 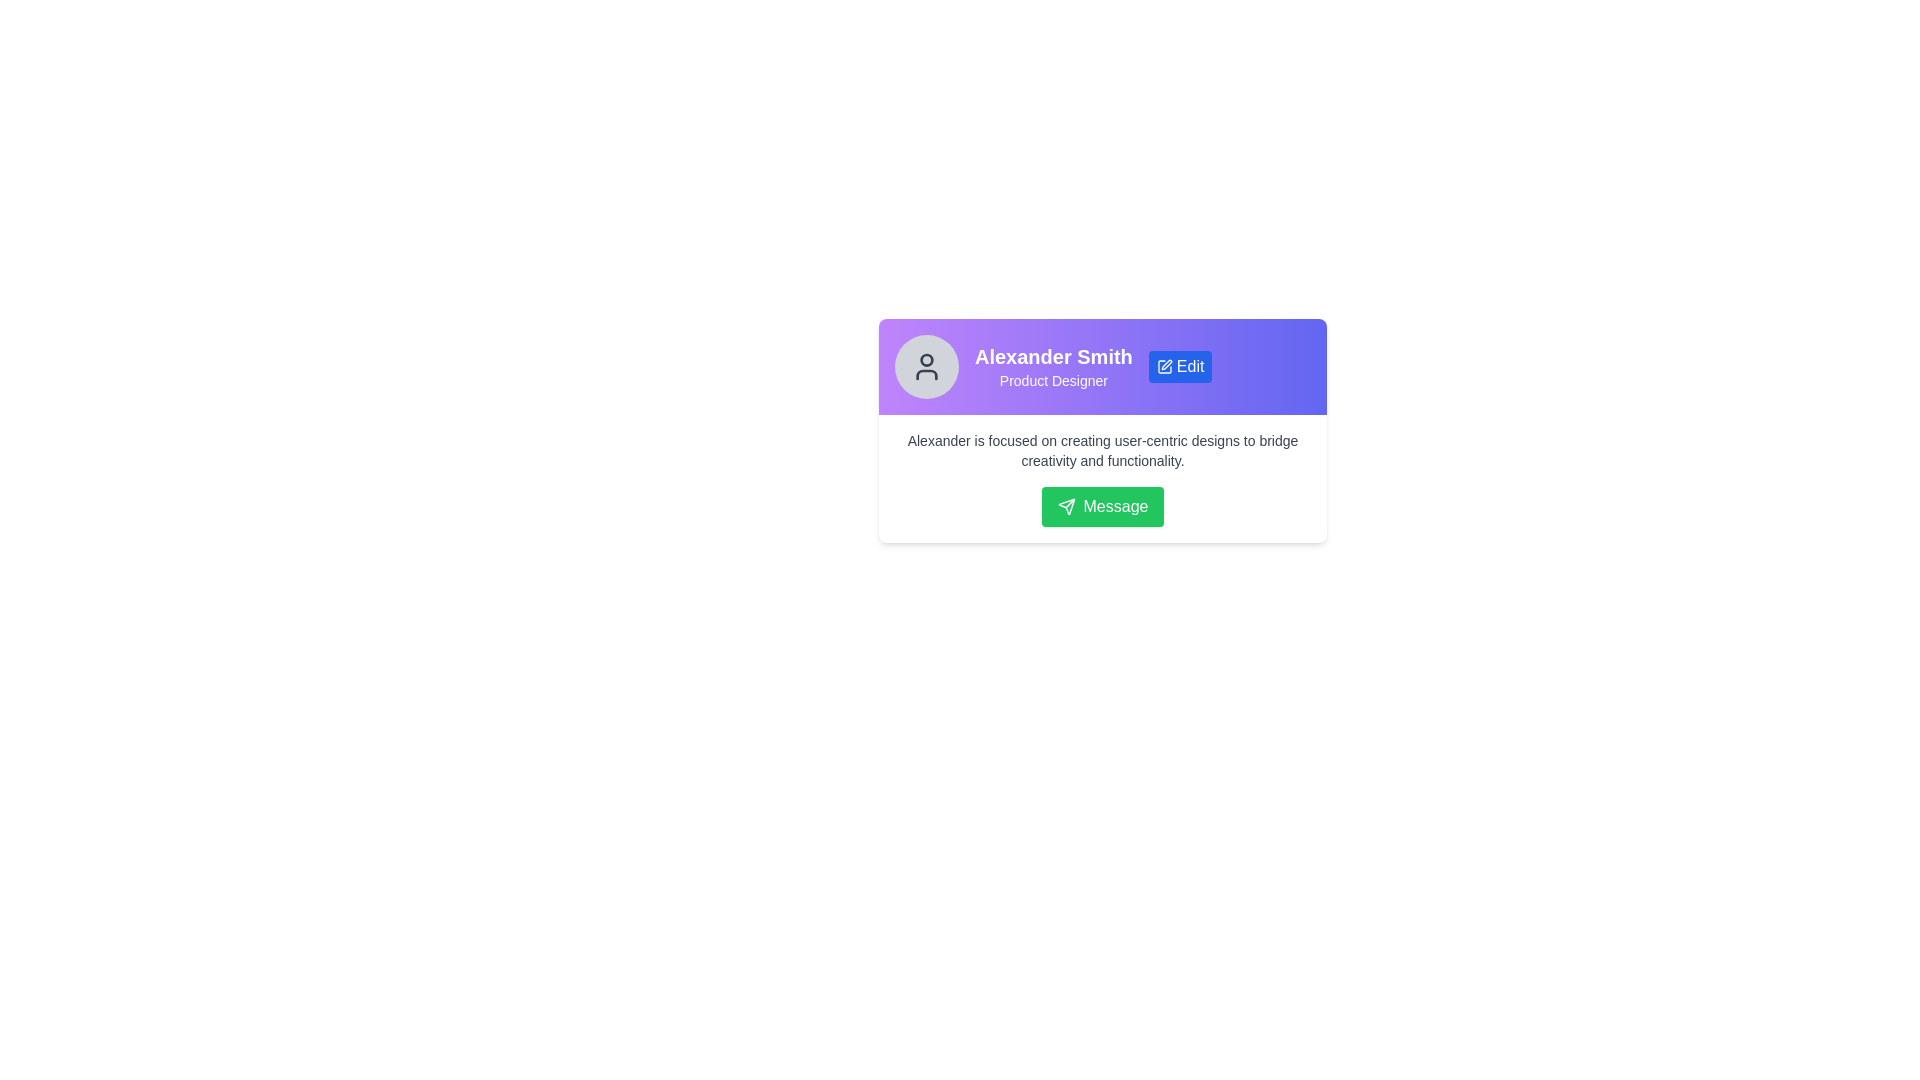 What do you see at coordinates (1164, 366) in the screenshot?
I see `the 'Edit' button icon located to the left of the text label 'Edit' next to 'Alexander Smith' and 'Product Designer'` at bounding box center [1164, 366].